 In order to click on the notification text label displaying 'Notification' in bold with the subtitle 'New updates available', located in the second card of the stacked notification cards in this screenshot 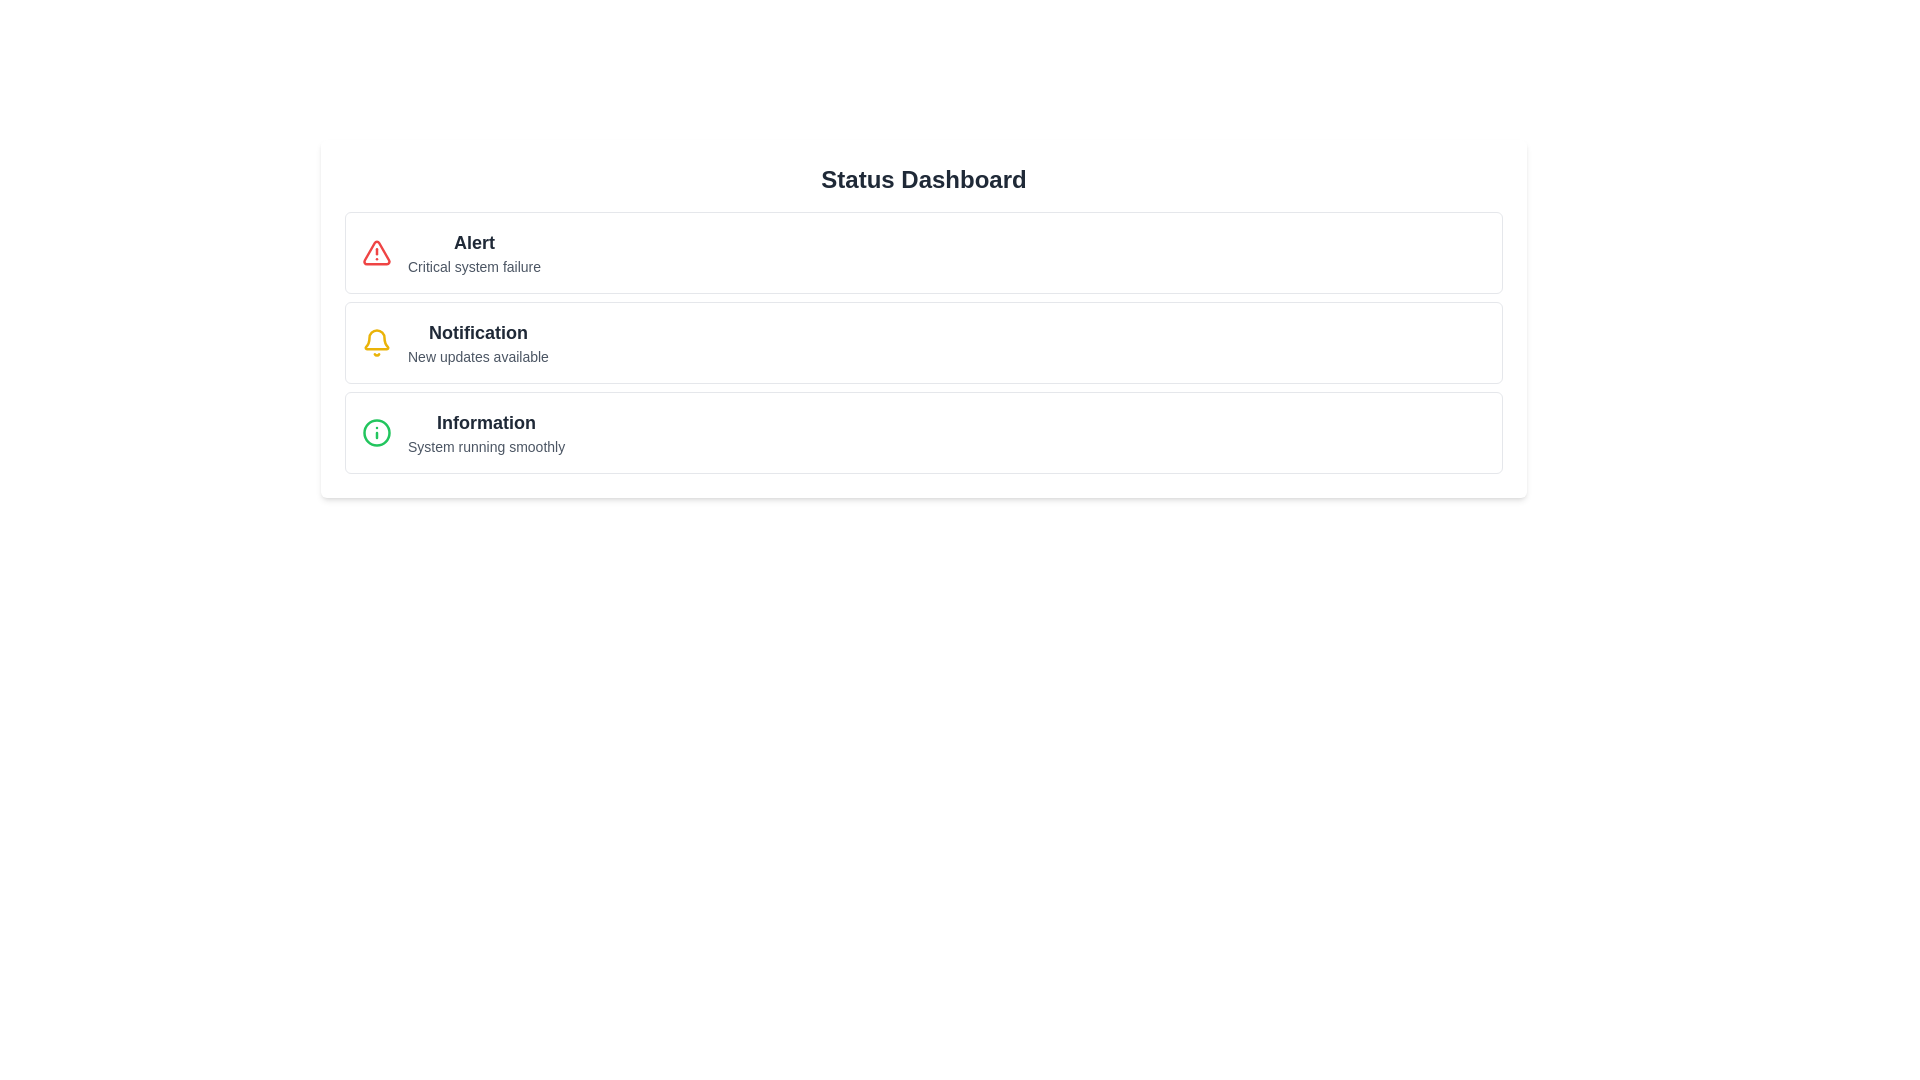, I will do `click(477, 342)`.